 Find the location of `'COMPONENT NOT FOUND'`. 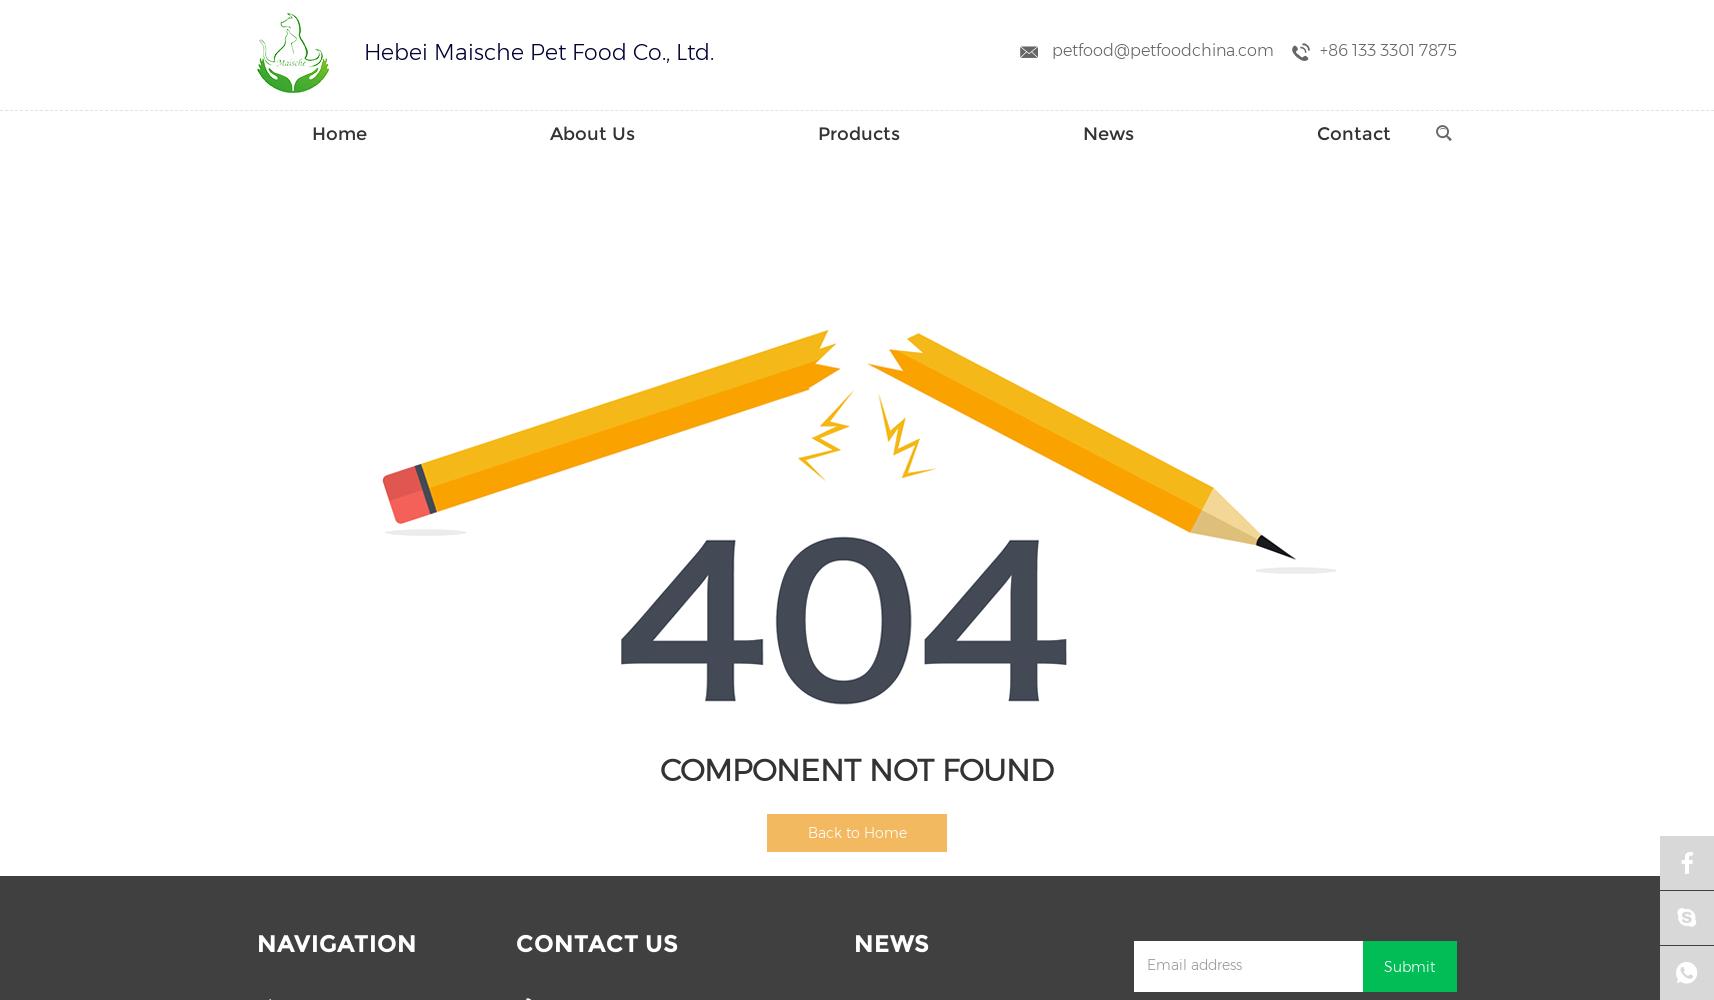

'COMPONENT NOT FOUND' is located at coordinates (857, 770).